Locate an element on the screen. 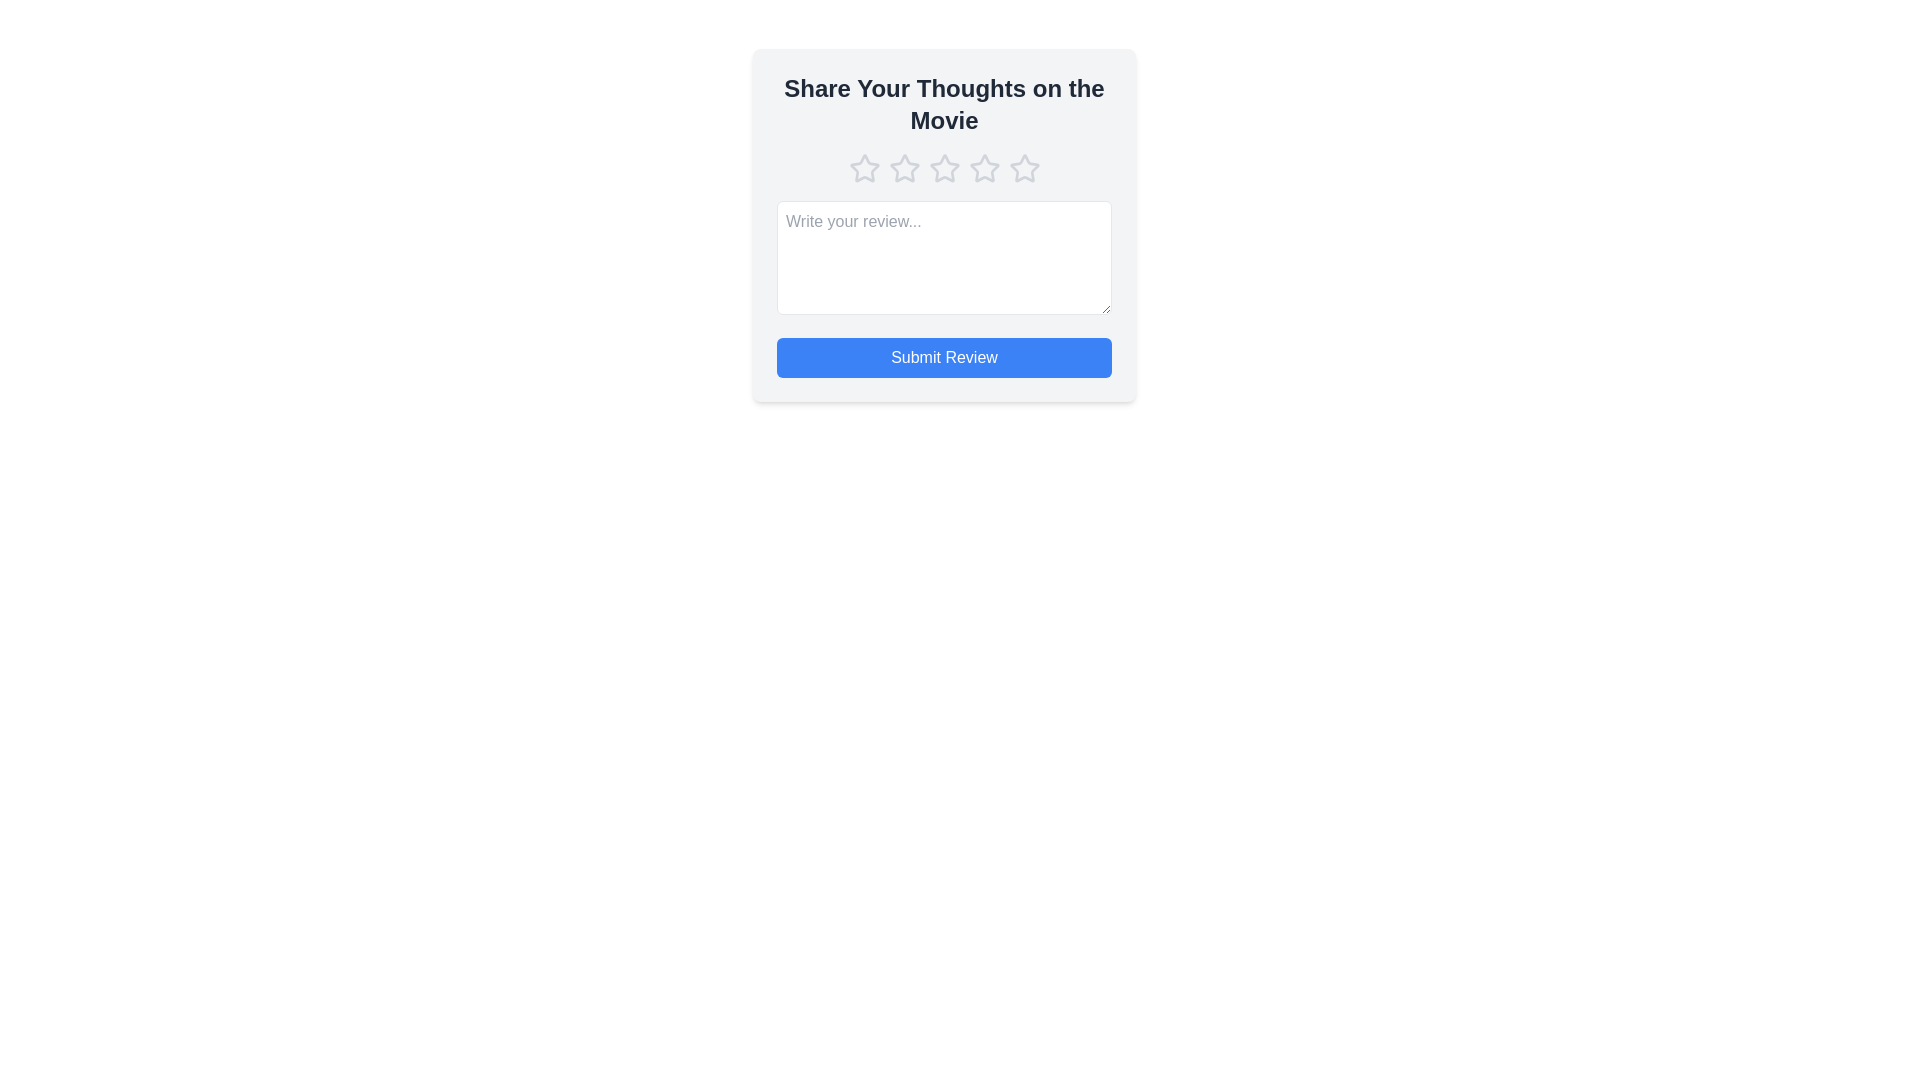 The image size is (1920, 1080). the second star icon in the rating bar is located at coordinates (943, 167).